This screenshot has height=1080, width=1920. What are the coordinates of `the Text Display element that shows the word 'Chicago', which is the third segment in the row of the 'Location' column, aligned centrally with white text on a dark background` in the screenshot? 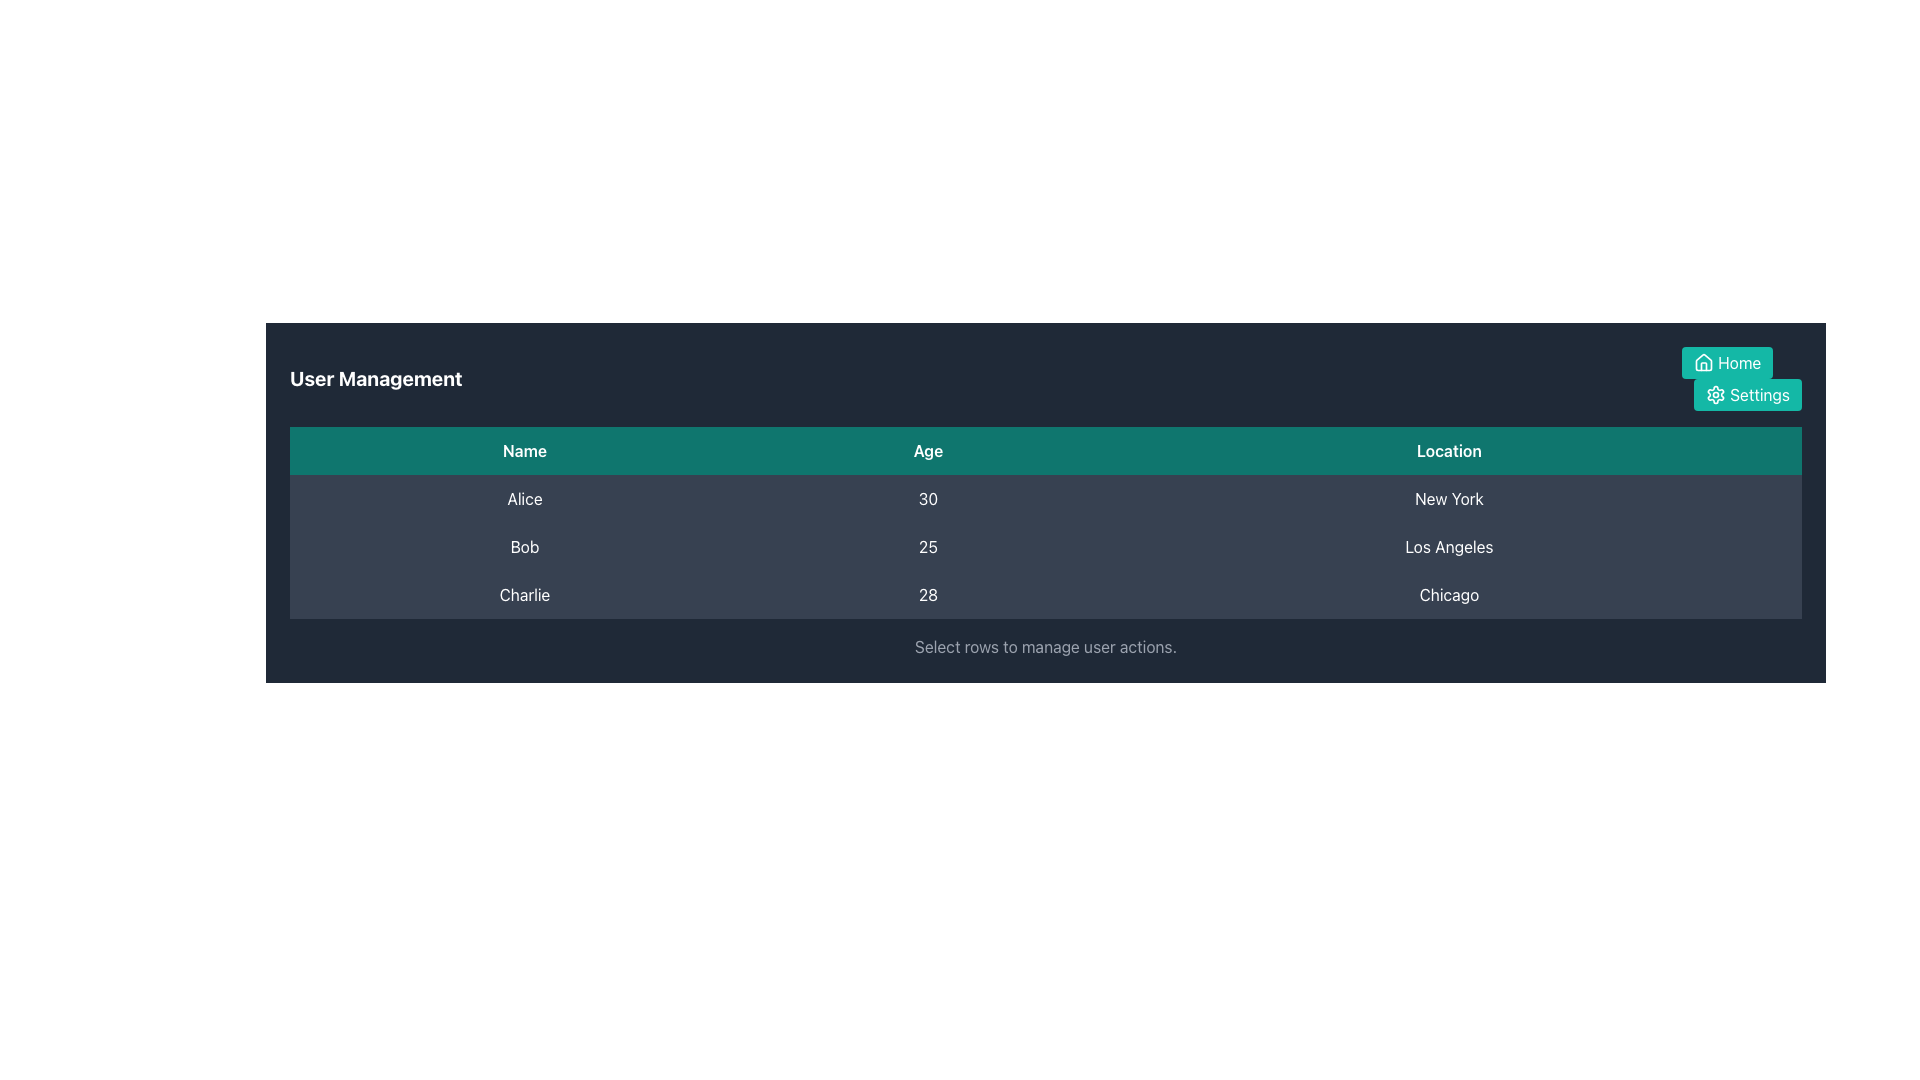 It's located at (1449, 593).